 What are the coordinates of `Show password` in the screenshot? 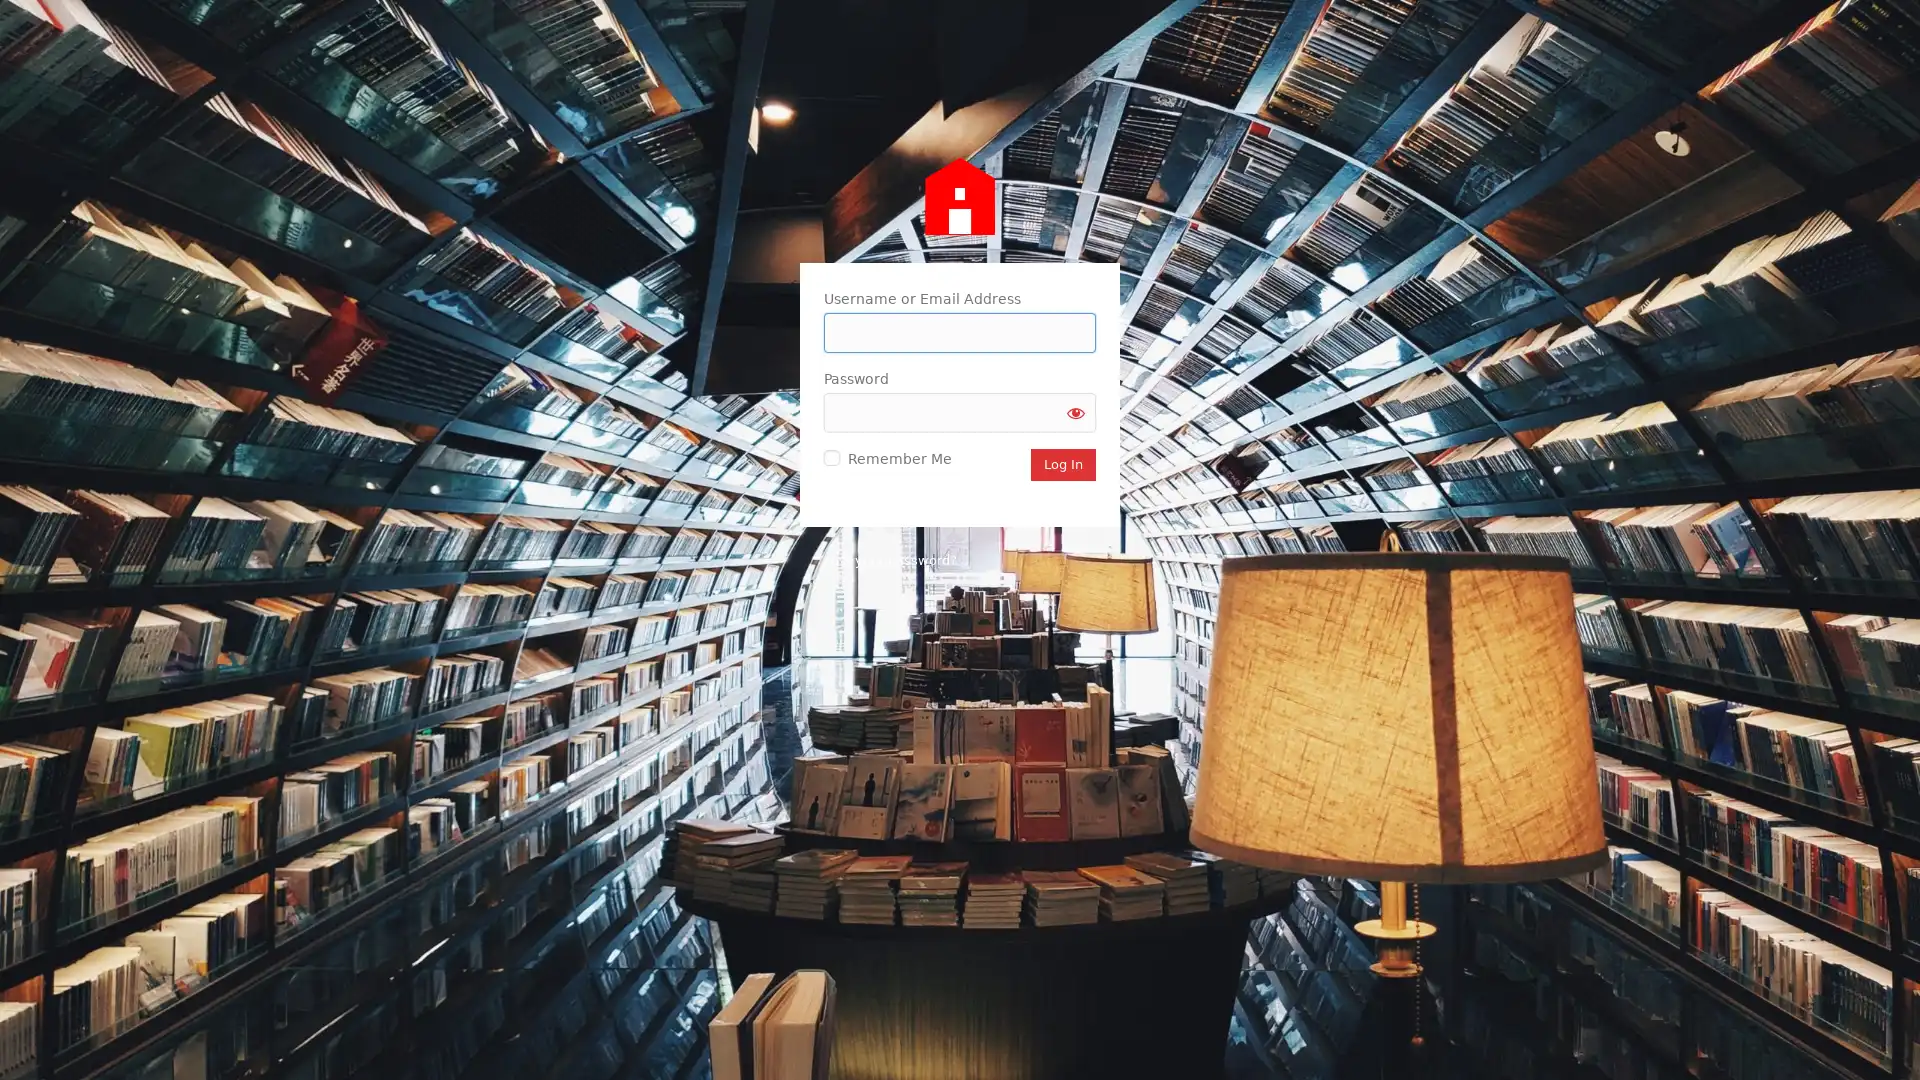 It's located at (1074, 411).